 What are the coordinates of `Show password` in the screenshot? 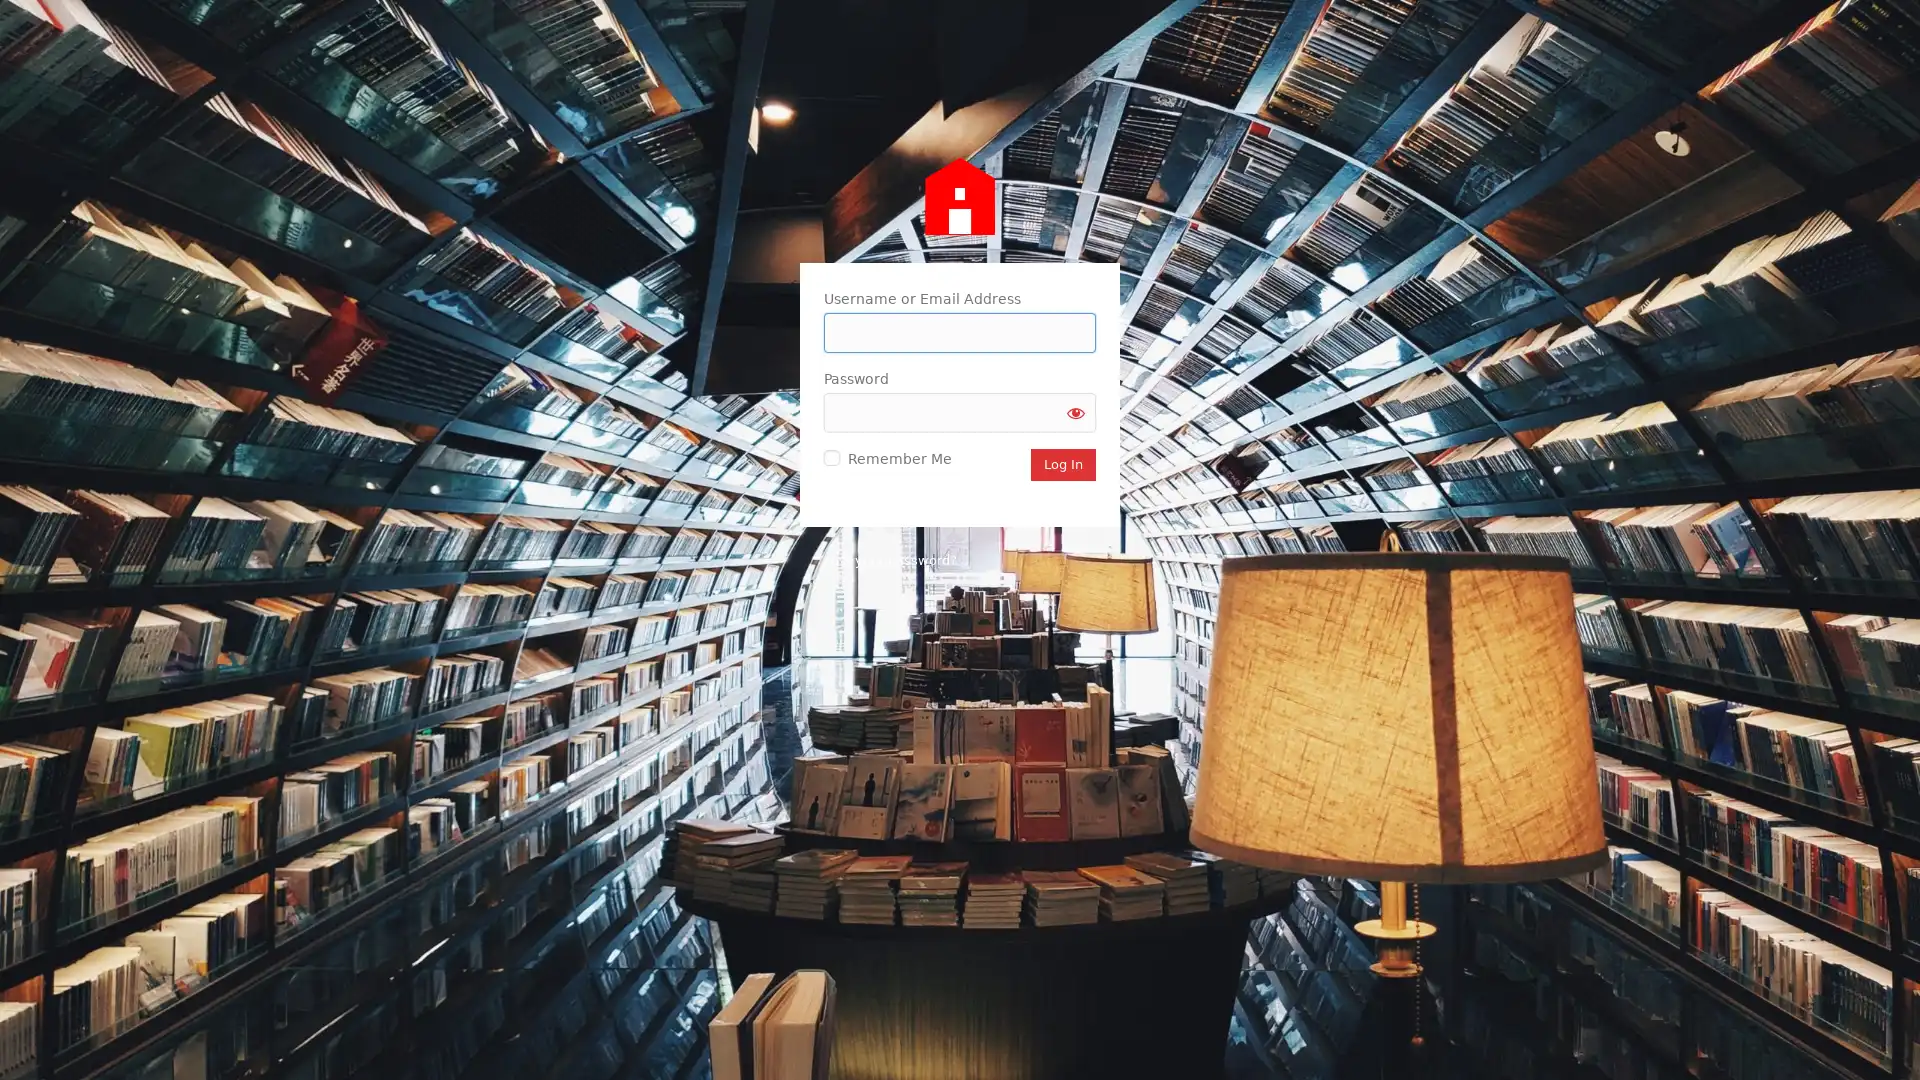 It's located at (1074, 411).